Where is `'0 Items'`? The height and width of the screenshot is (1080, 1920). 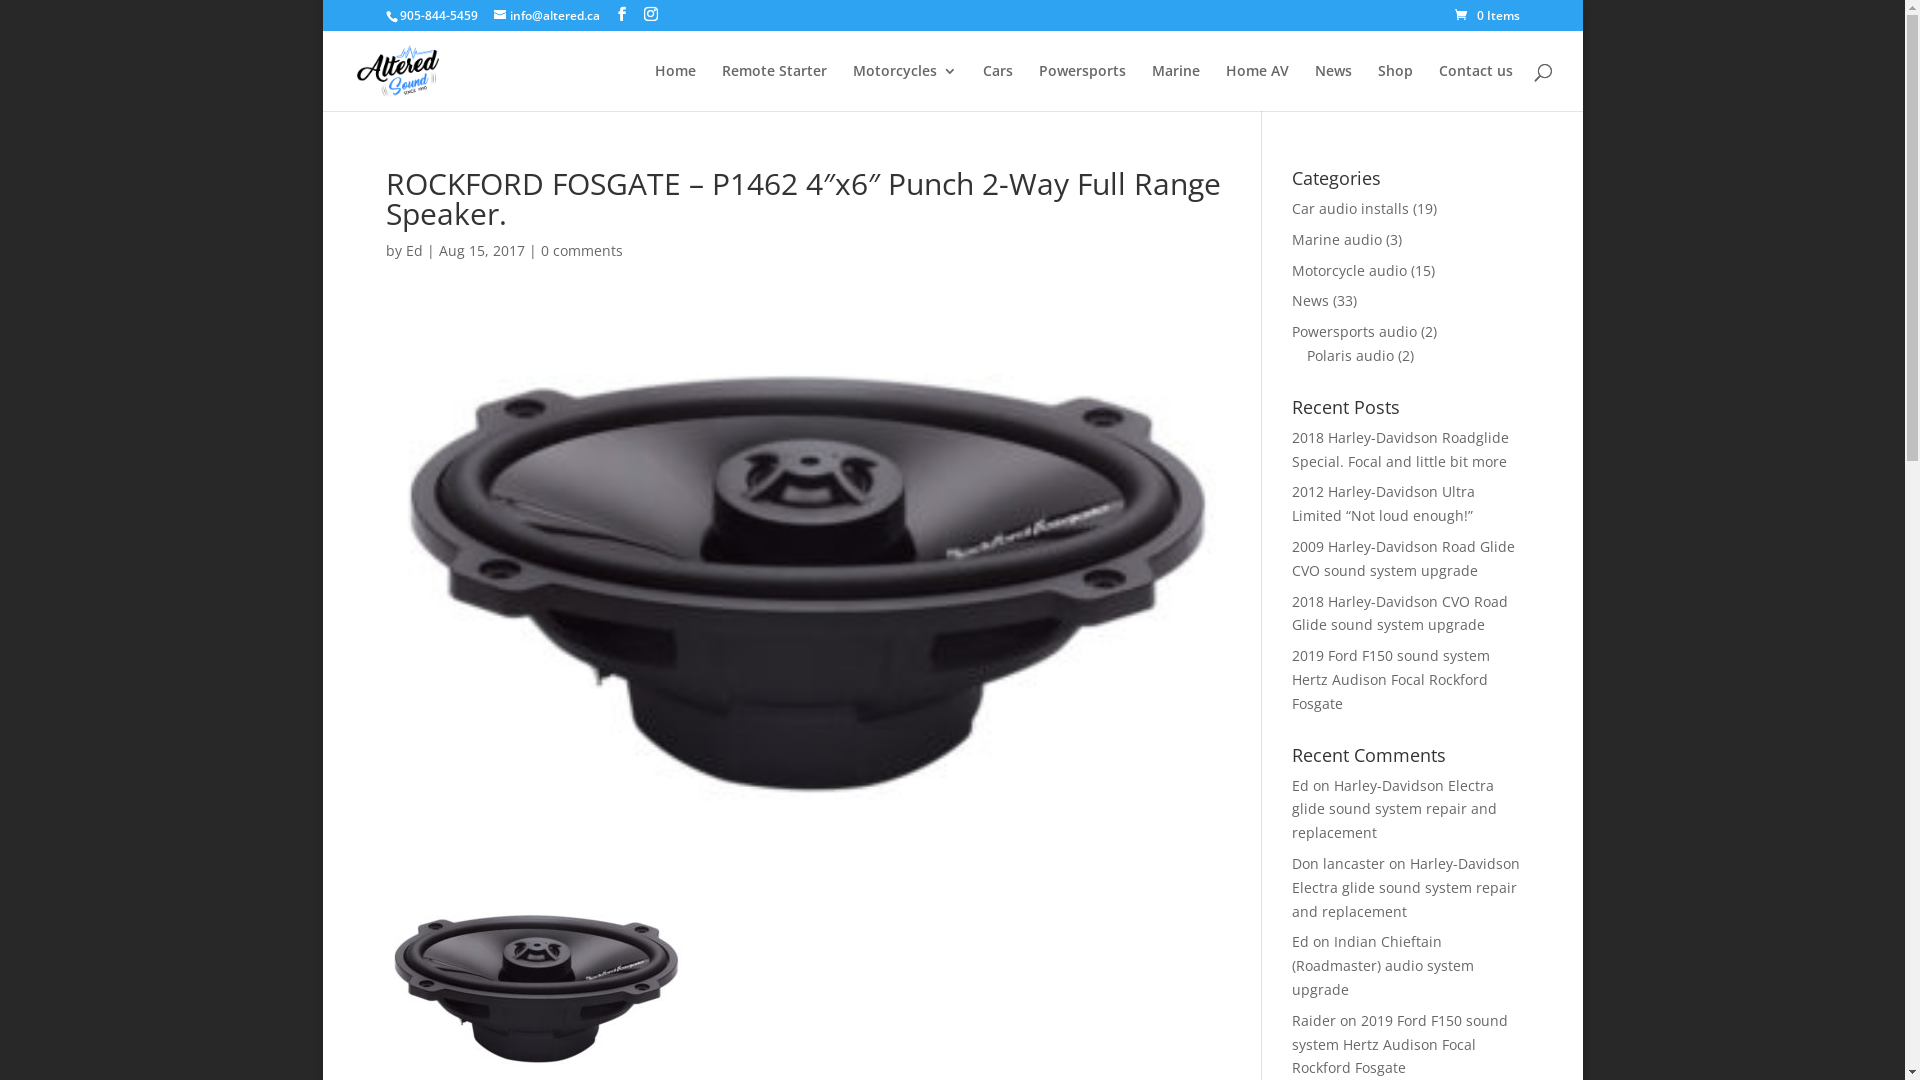
'0 Items' is located at coordinates (1454, 15).